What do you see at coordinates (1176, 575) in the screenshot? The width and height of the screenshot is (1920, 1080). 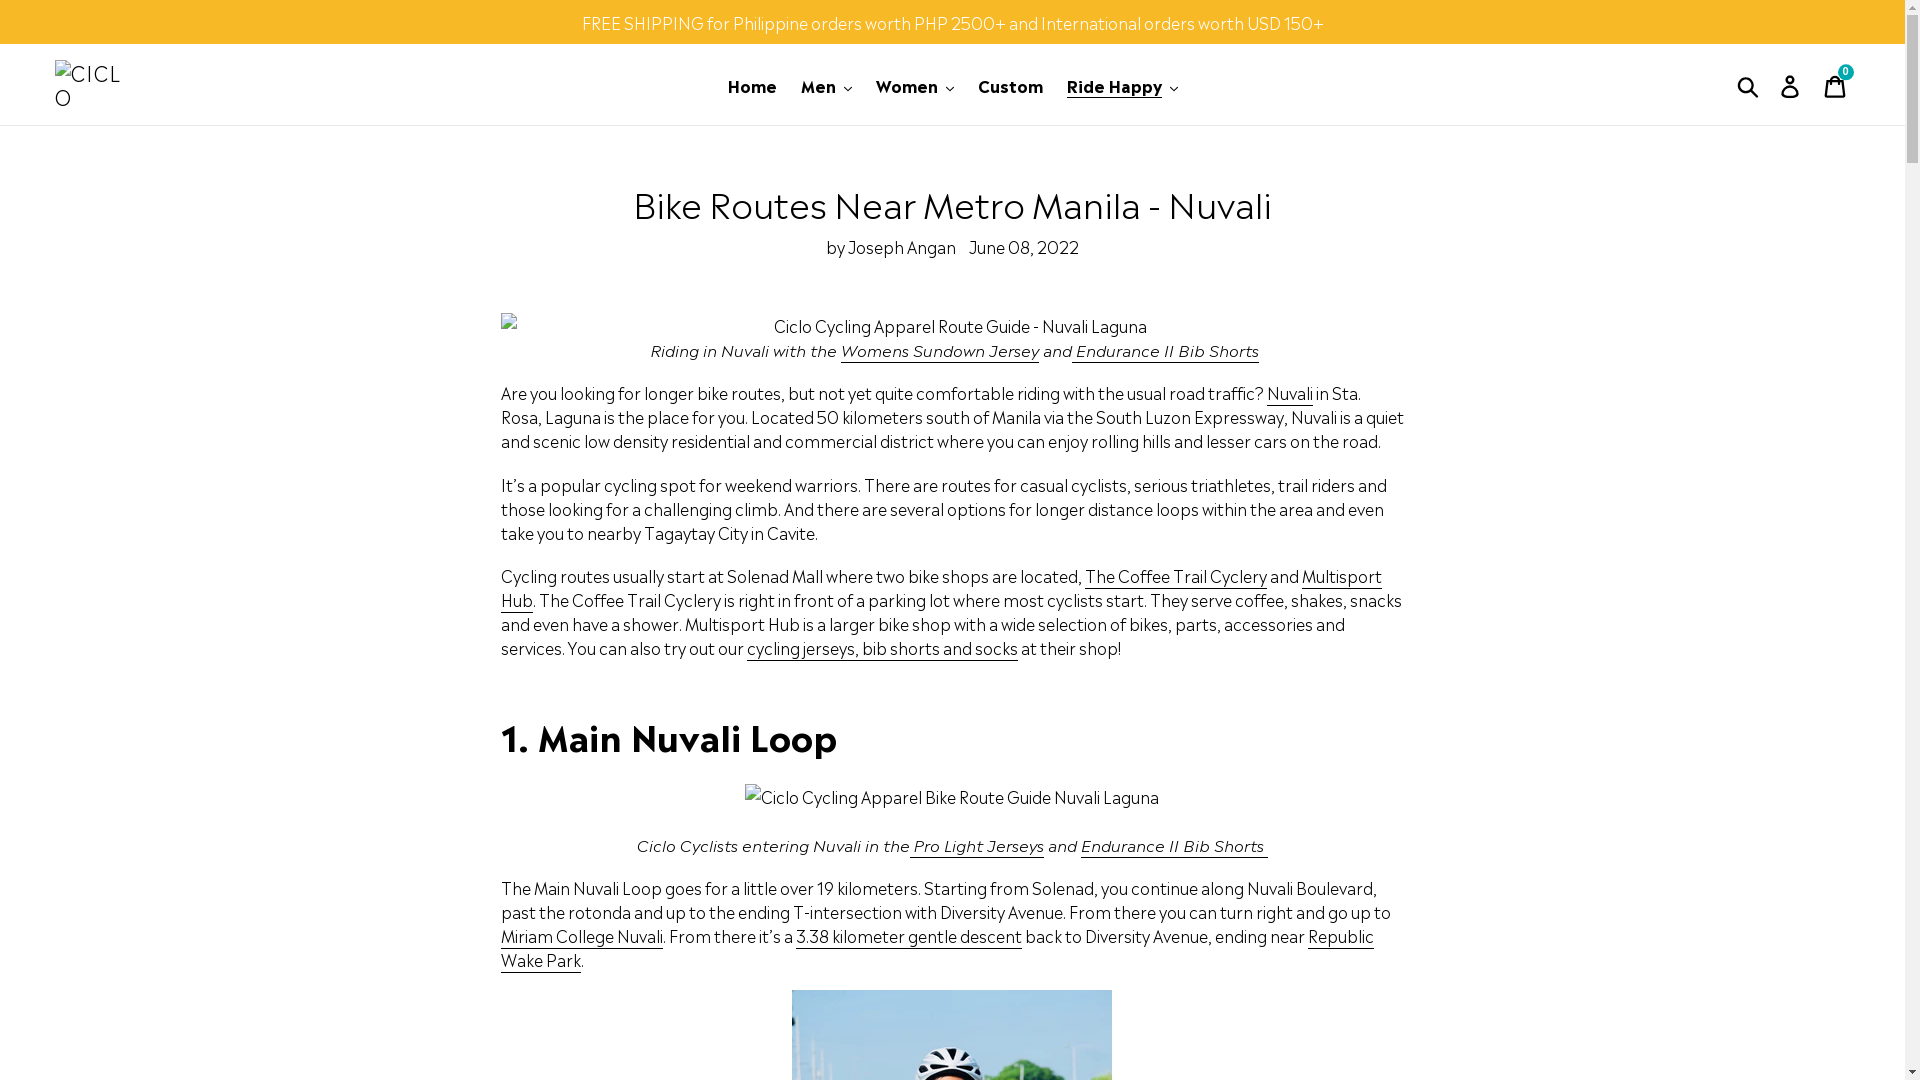 I see `'The Coffee Trail Cyclery'` at bounding box center [1176, 575].